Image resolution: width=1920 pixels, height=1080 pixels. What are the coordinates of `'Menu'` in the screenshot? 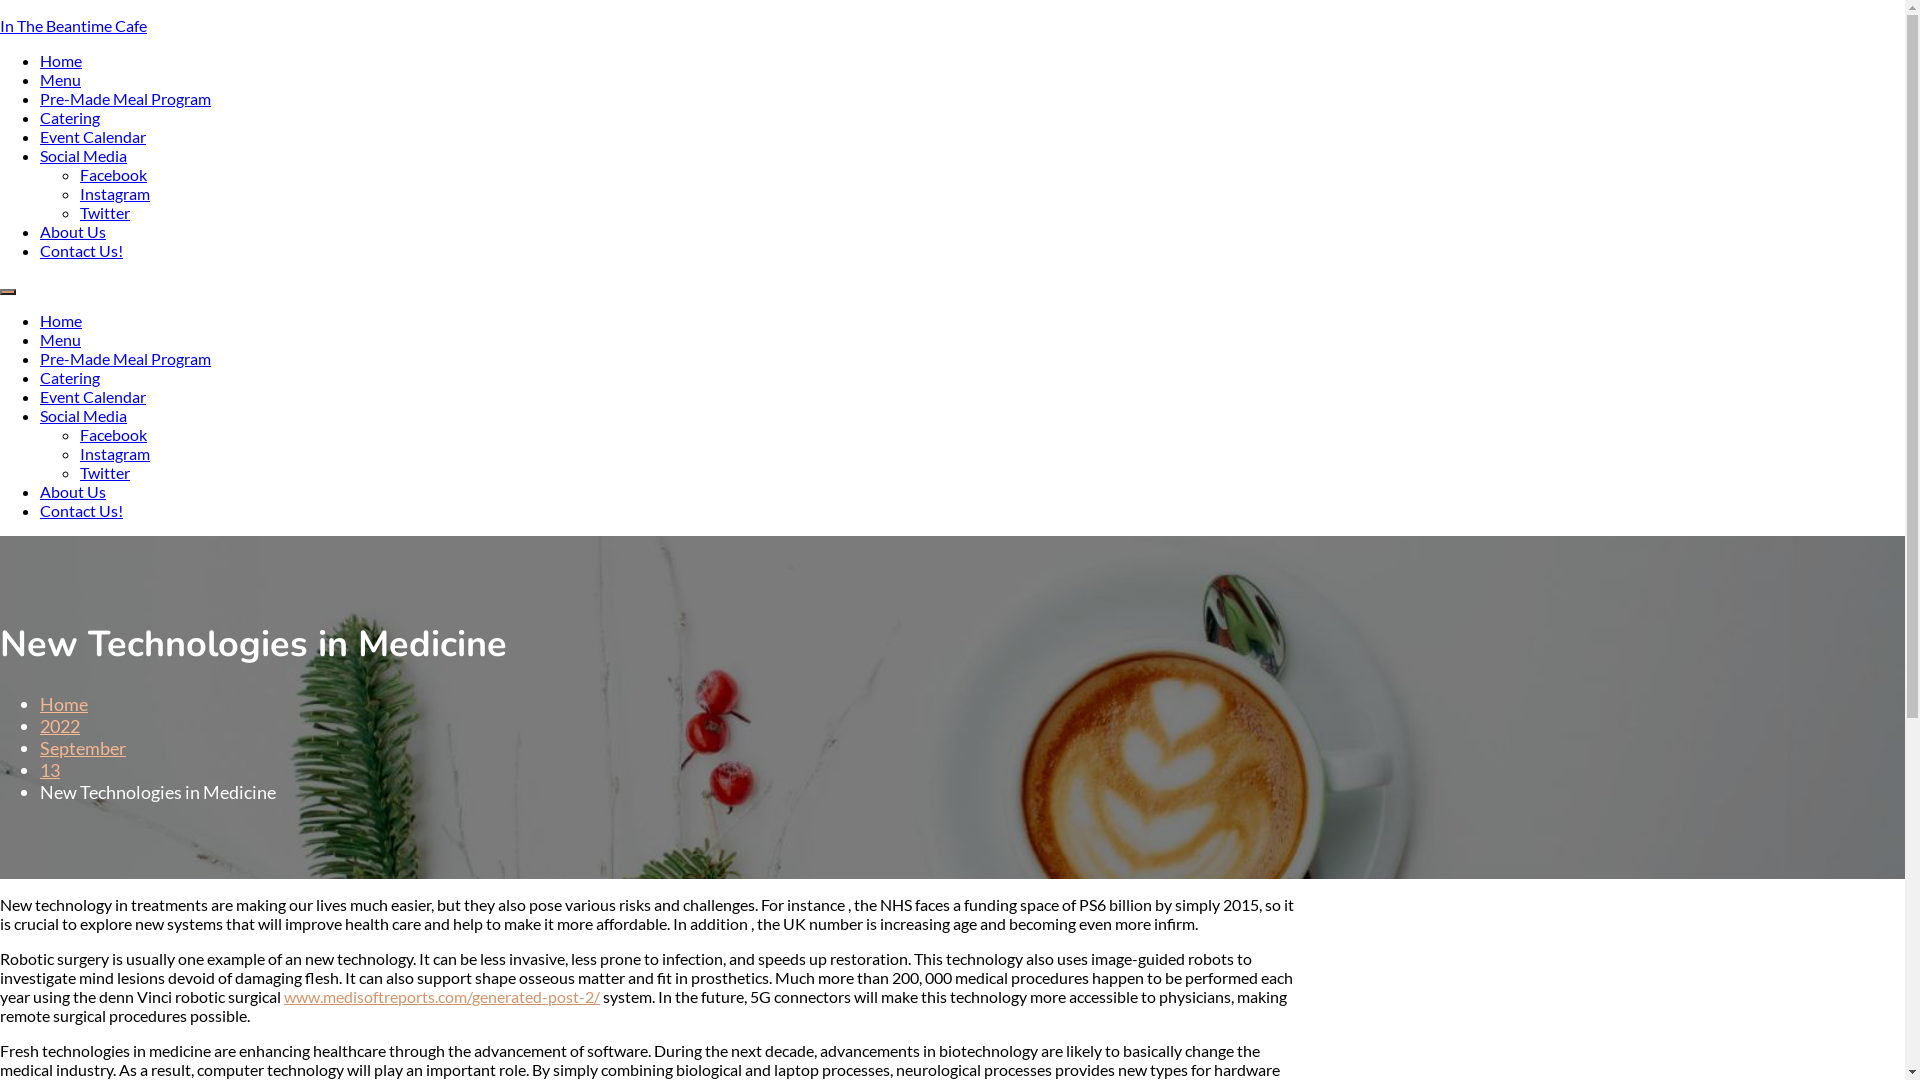 It's located at (60, 78).